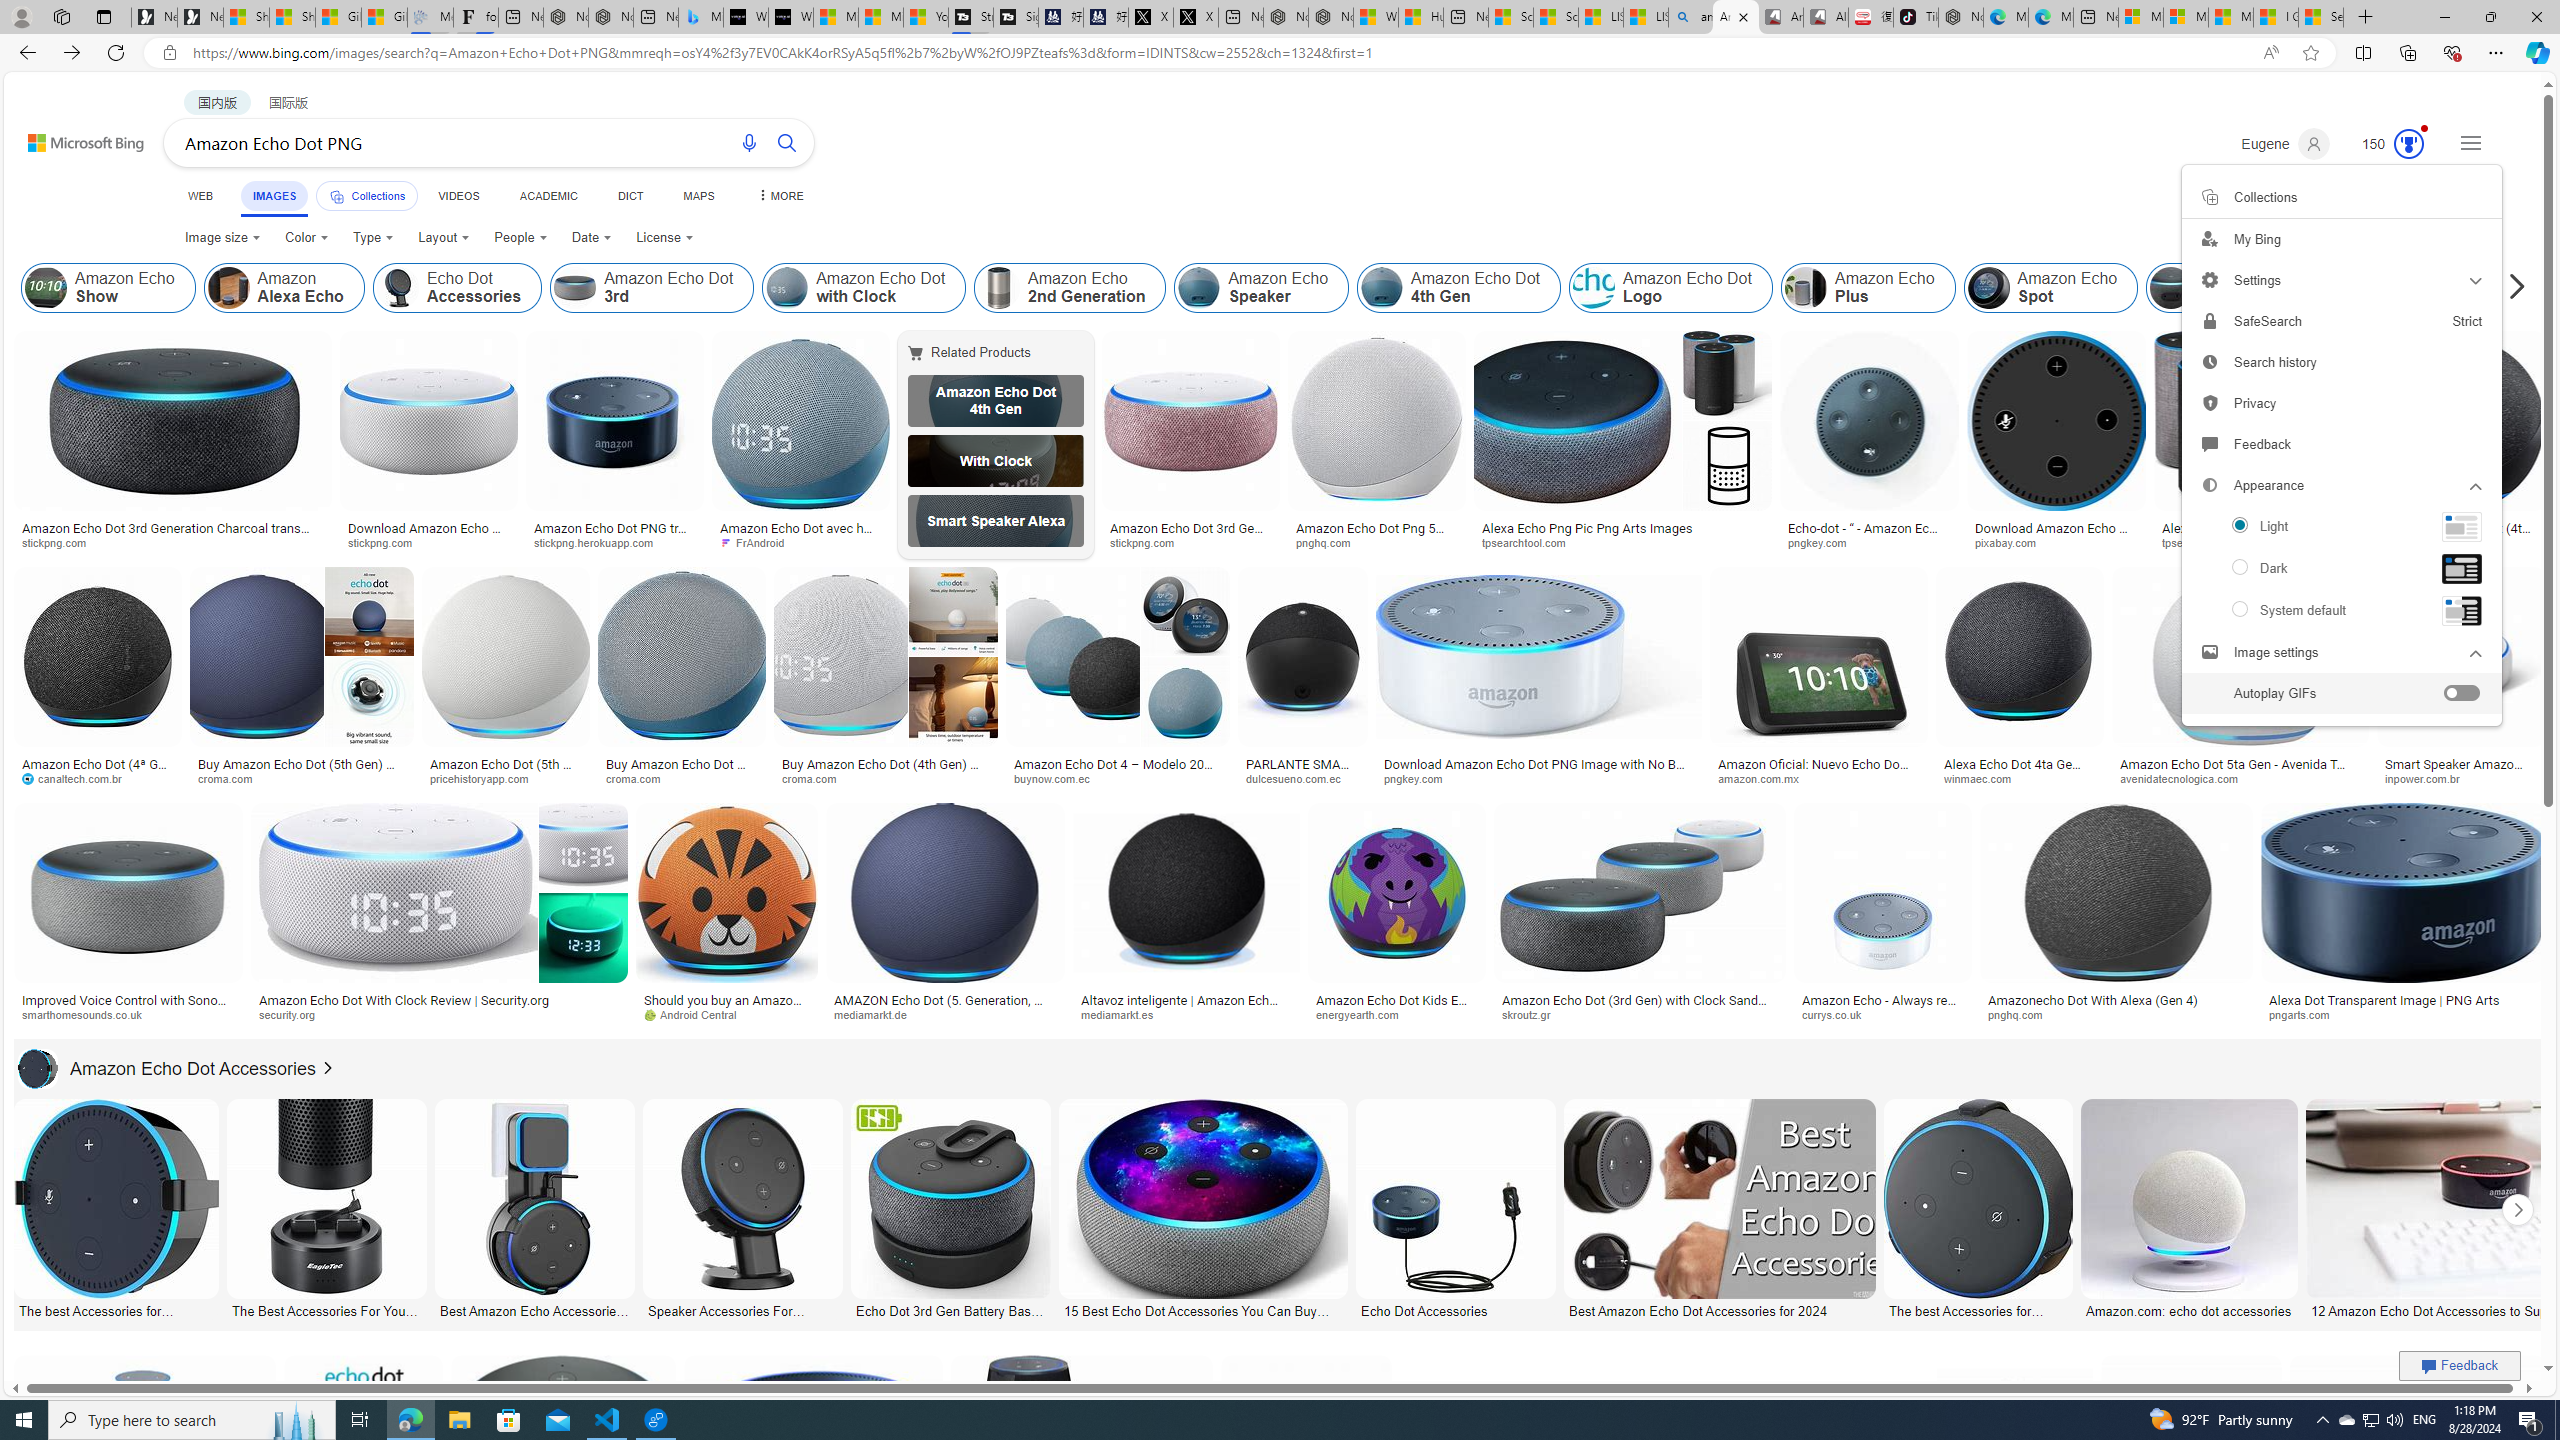 The image size is (2560, 1440). What do you see at coordinates (221, 237) in the screenshot?
I see `'Image size'` at bounding box center [221, 237].